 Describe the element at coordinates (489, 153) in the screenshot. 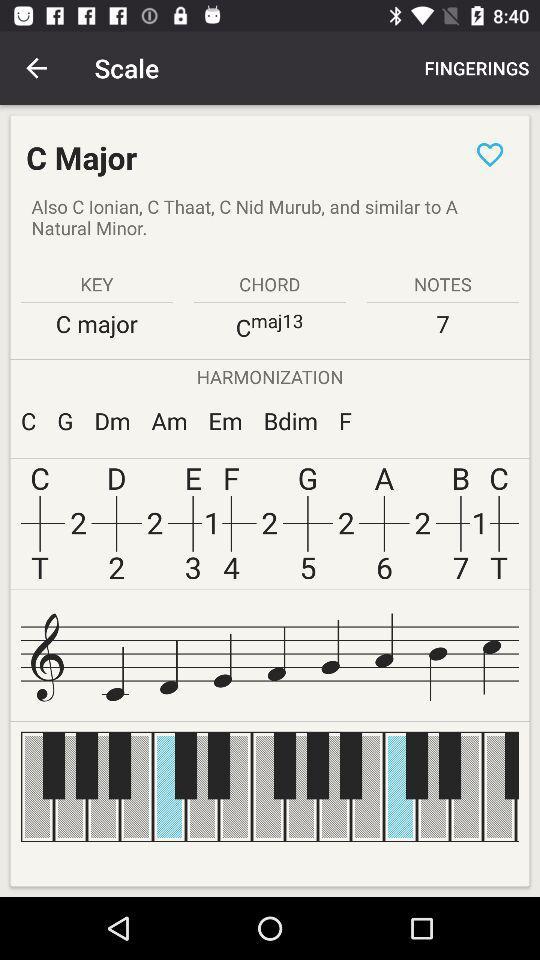

I see `like page` at that location.